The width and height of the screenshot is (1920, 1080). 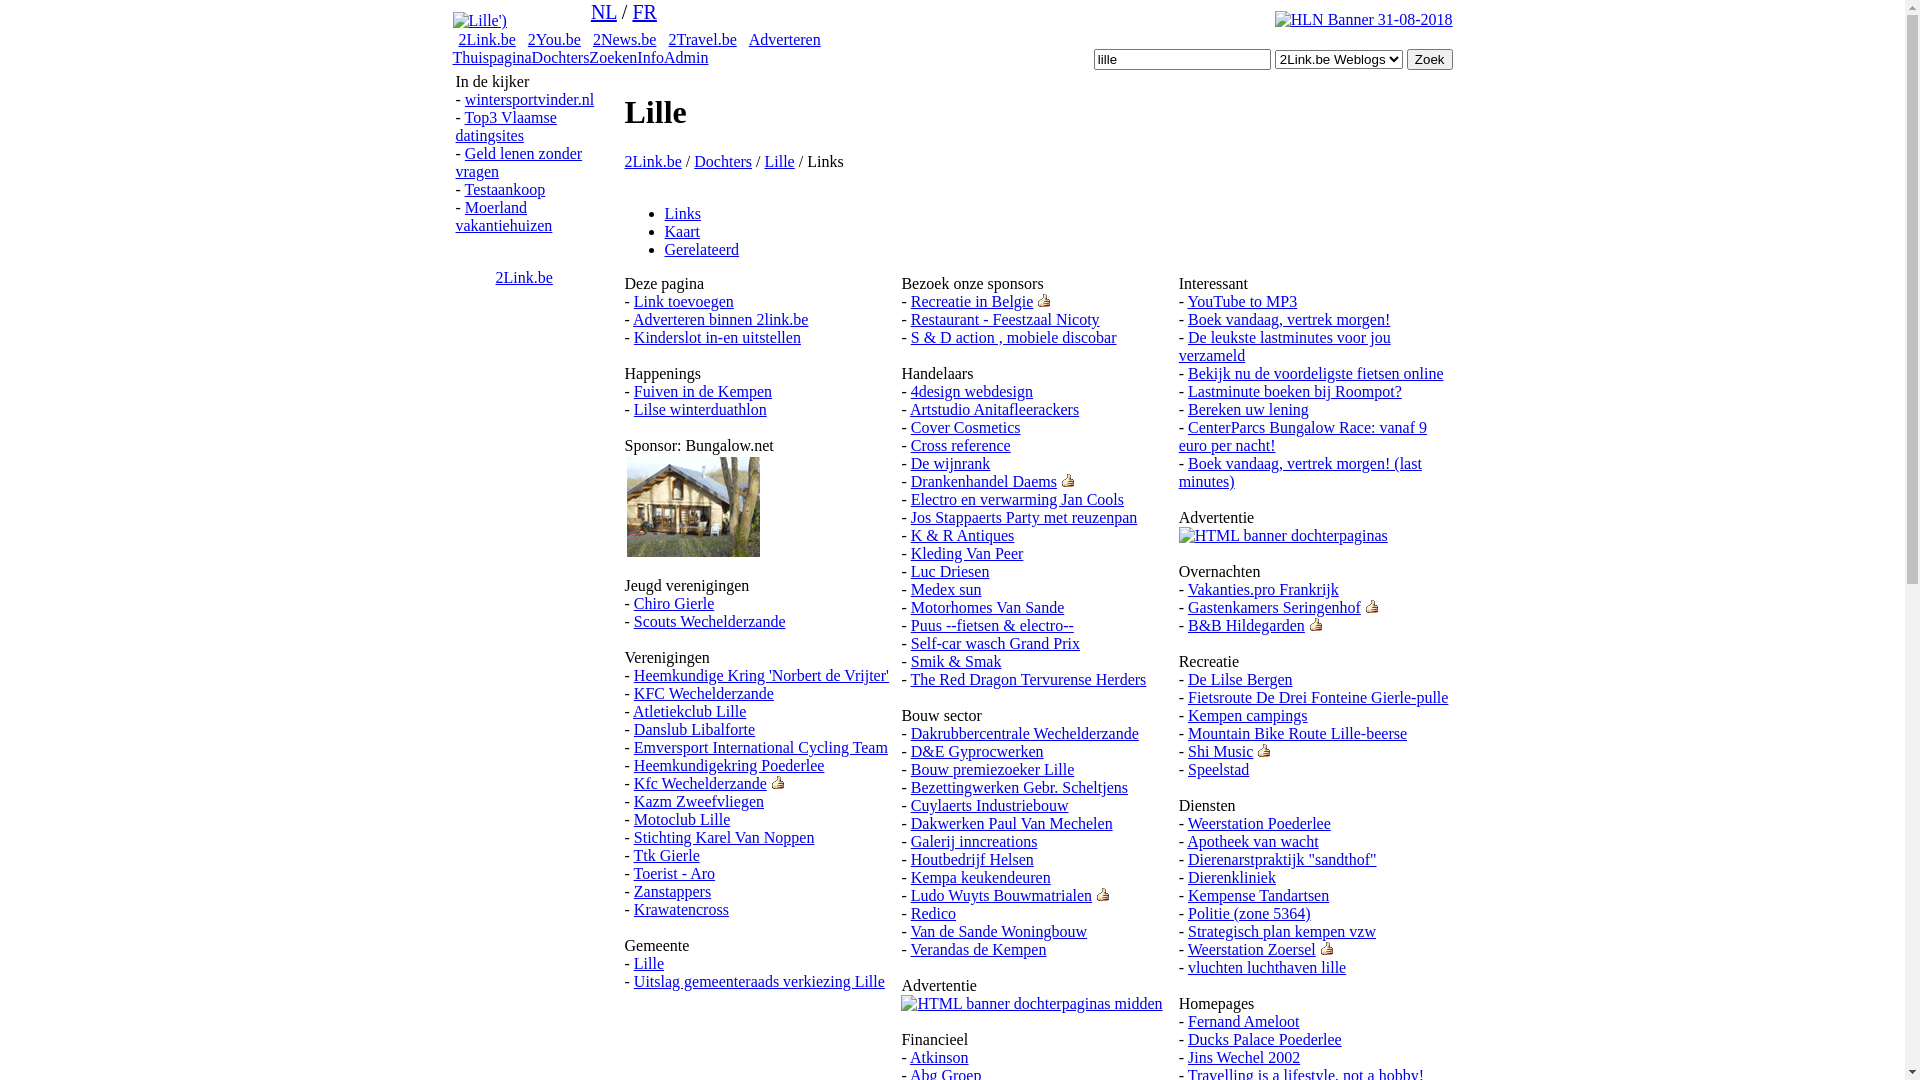 I want to click on 'Drankenhandel Daems', so click(x=983, y=481).